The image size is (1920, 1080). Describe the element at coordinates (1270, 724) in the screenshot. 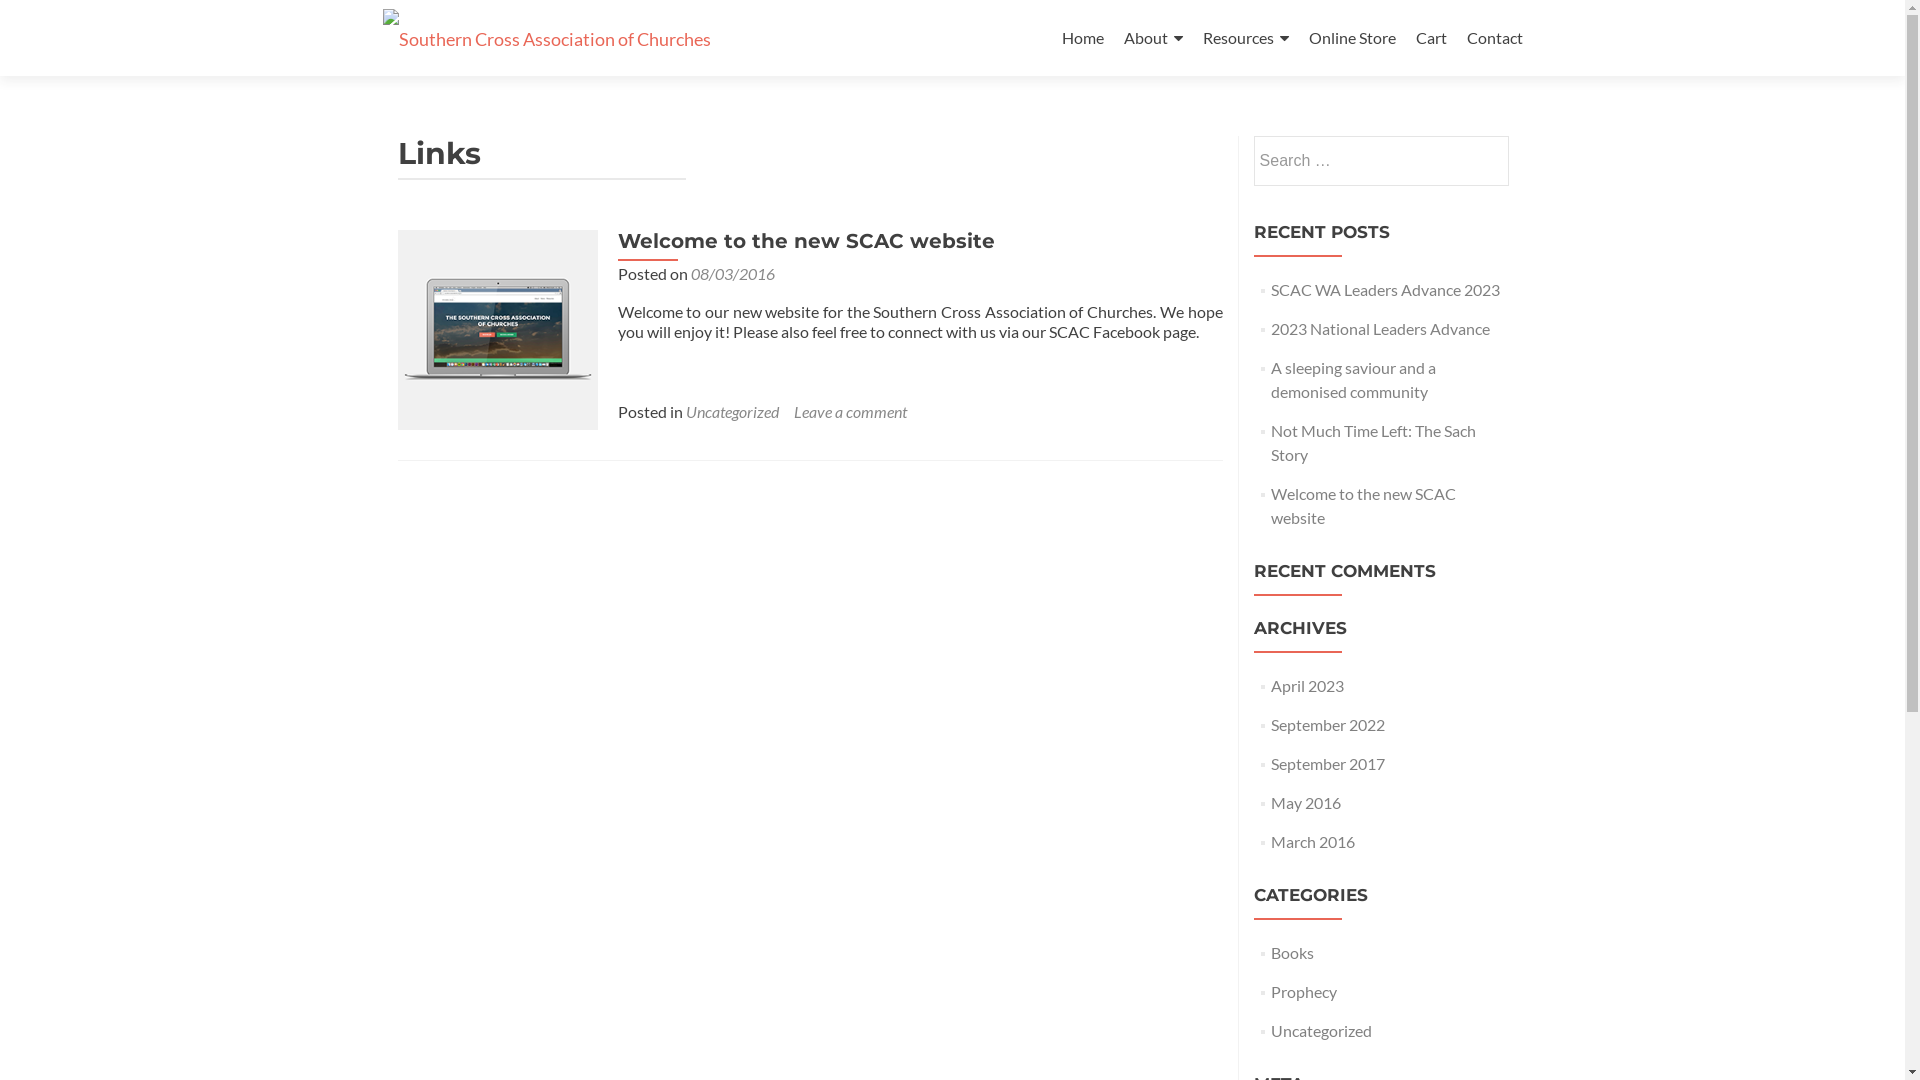

I see `'September 2022'` at that location.